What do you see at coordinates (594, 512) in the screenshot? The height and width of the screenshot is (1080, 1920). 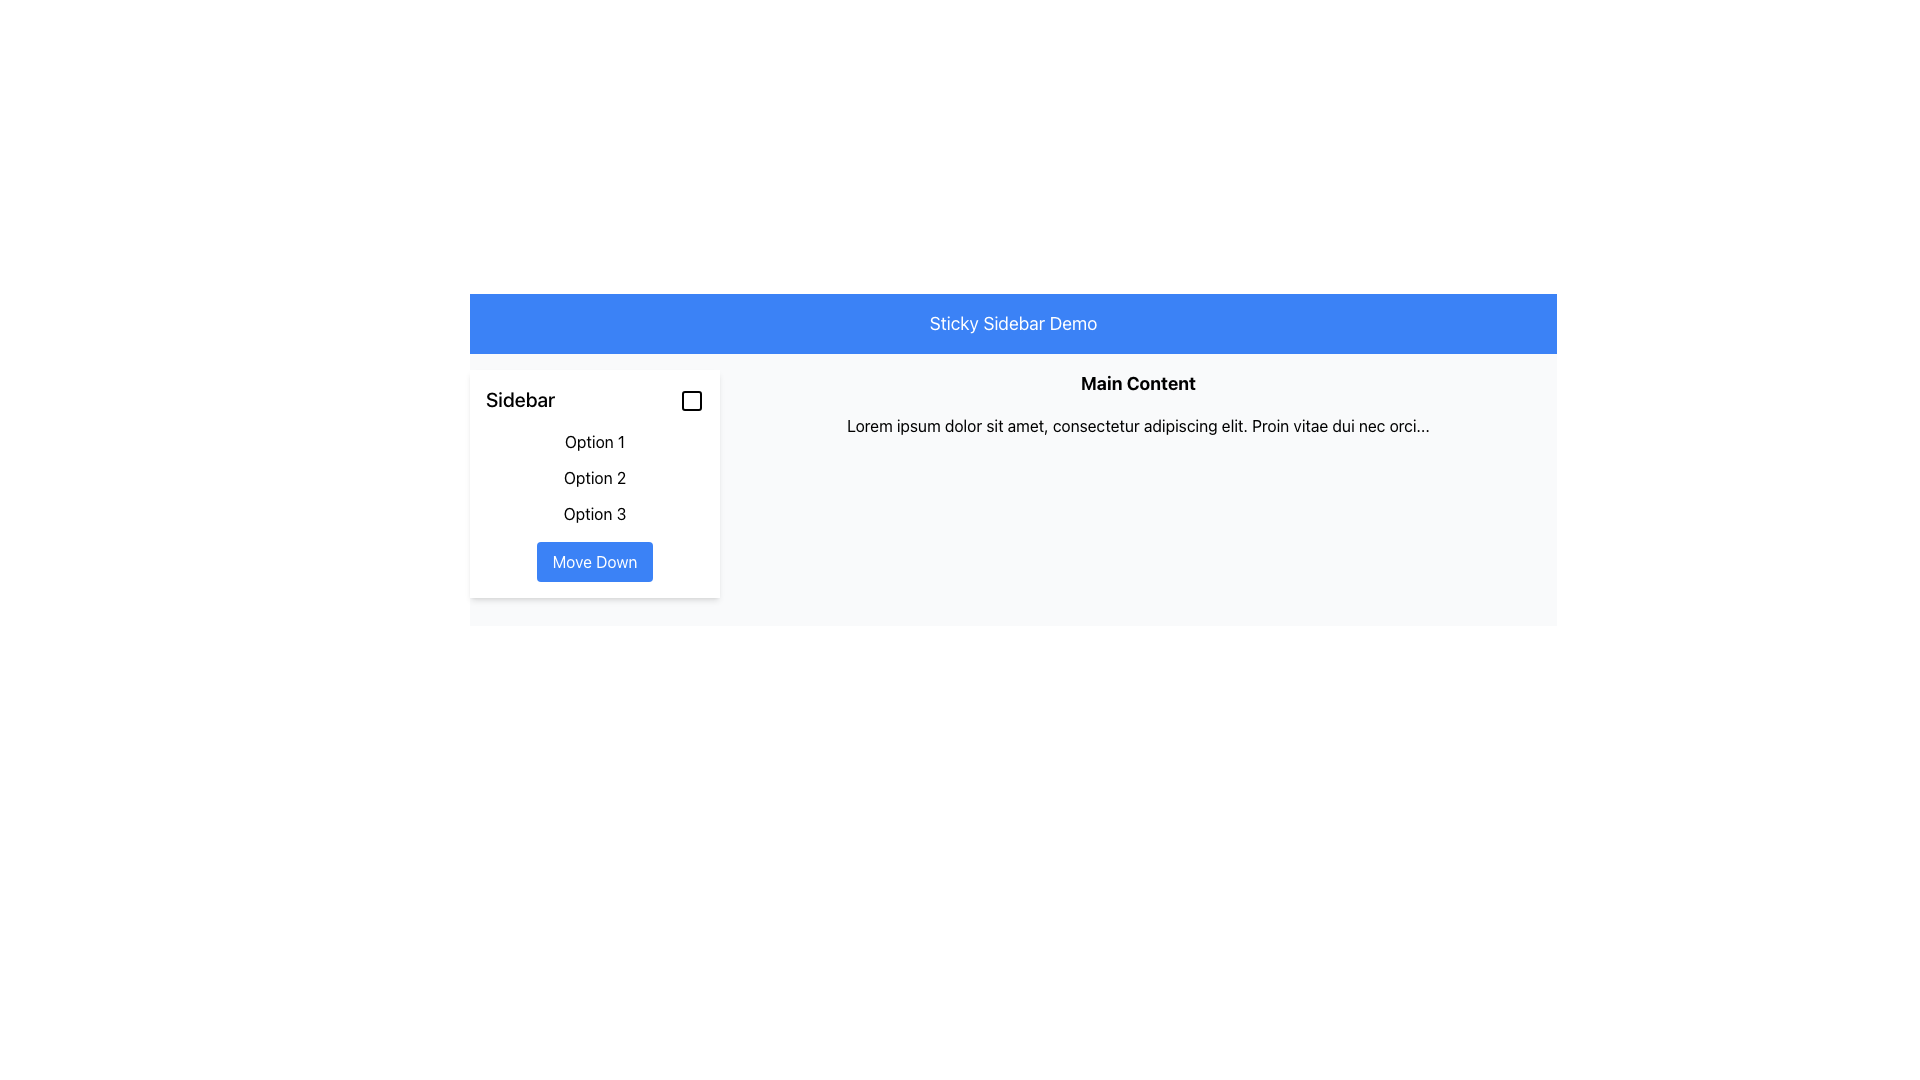 I see `the text label displaying 'Option 3', which is the last item in the sidebar list, positioned below 'Option 2'` at bounding box center [594, 512].